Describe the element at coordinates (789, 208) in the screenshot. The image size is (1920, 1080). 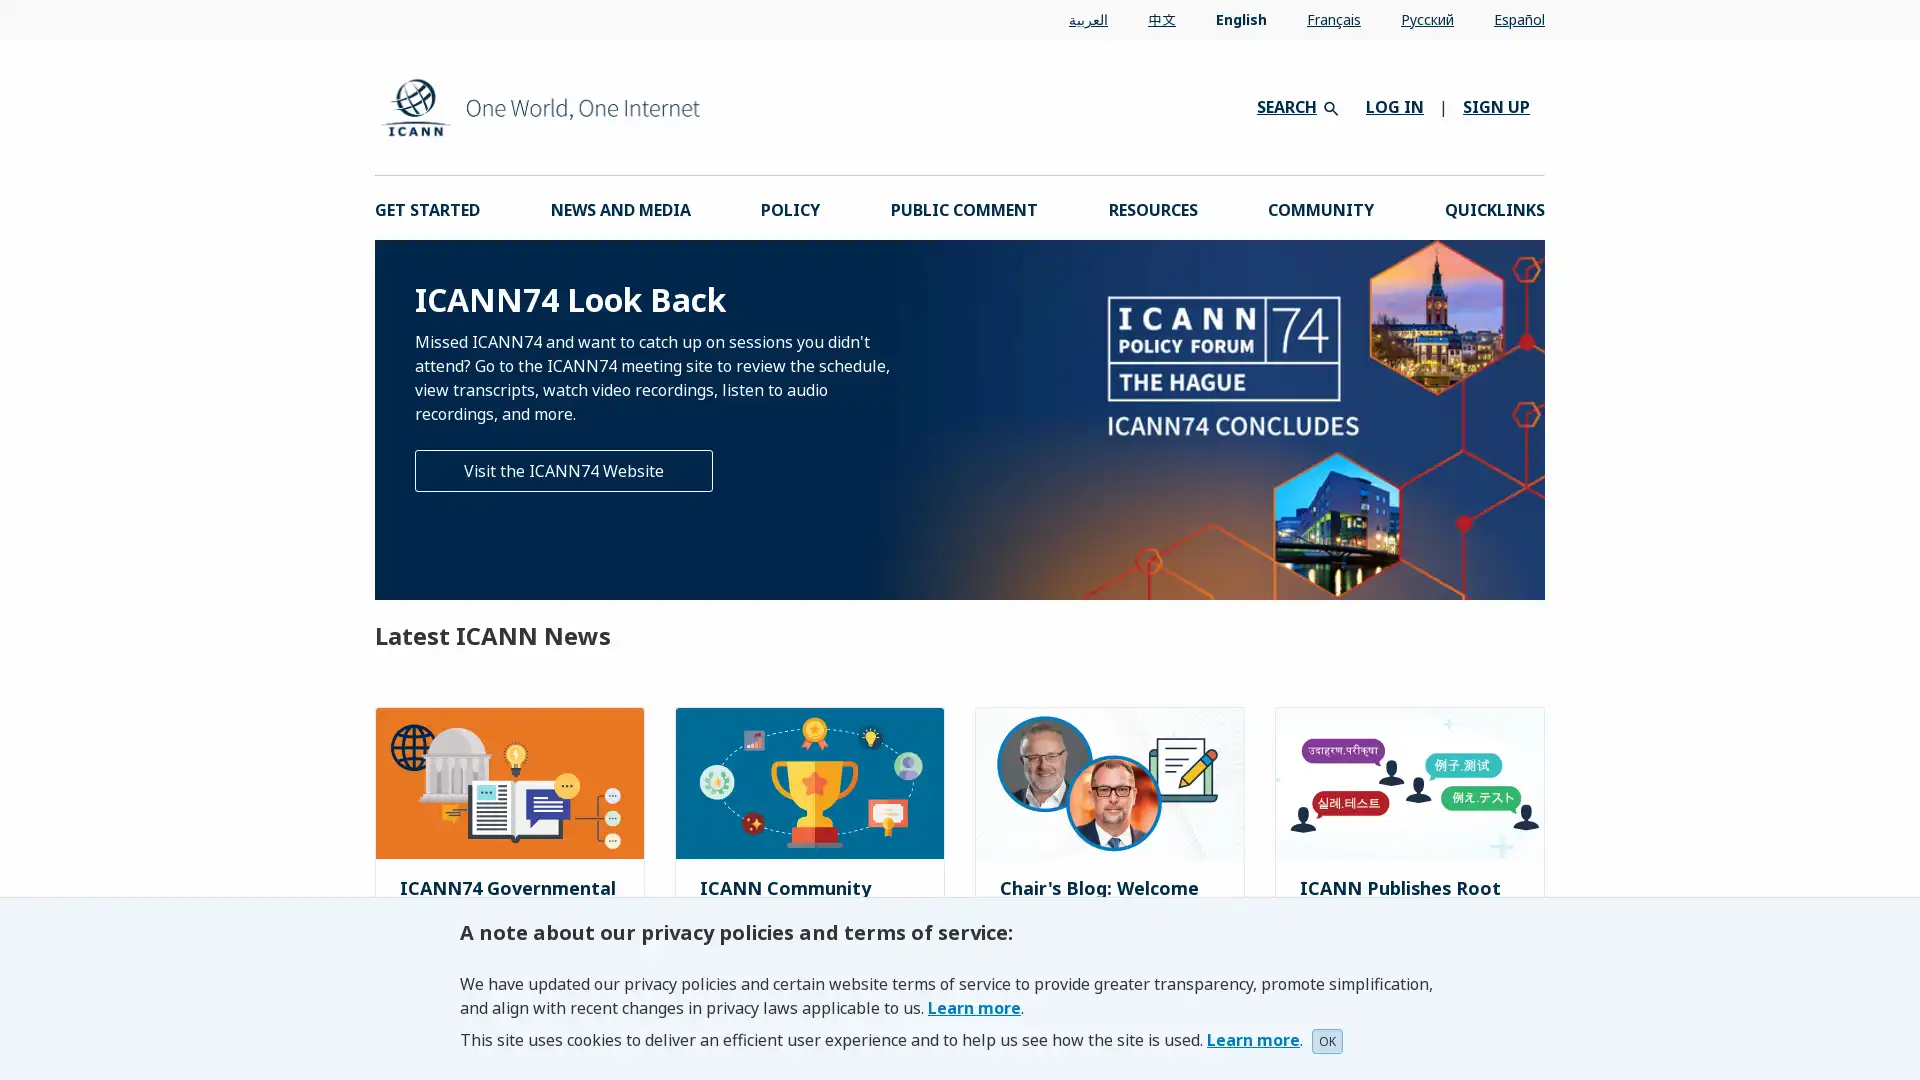
I see `POLICY` at that location.